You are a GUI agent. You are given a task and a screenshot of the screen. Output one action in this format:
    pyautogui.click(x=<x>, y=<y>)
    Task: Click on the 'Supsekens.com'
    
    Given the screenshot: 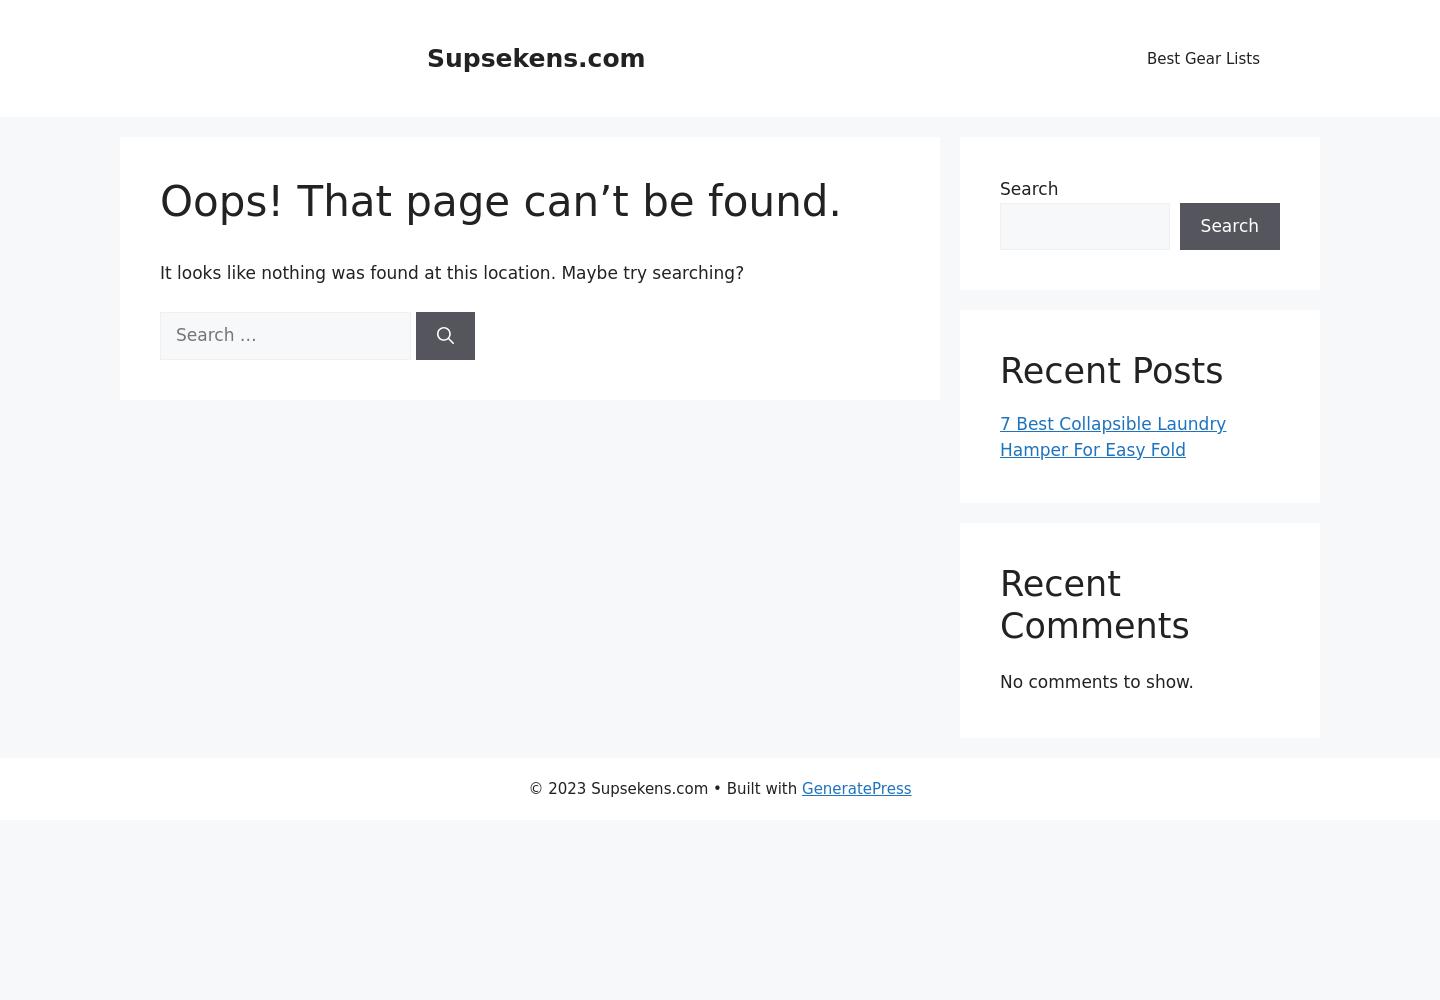 What is the action you would take?
    pyautogui.click(x=534, y=57)
    